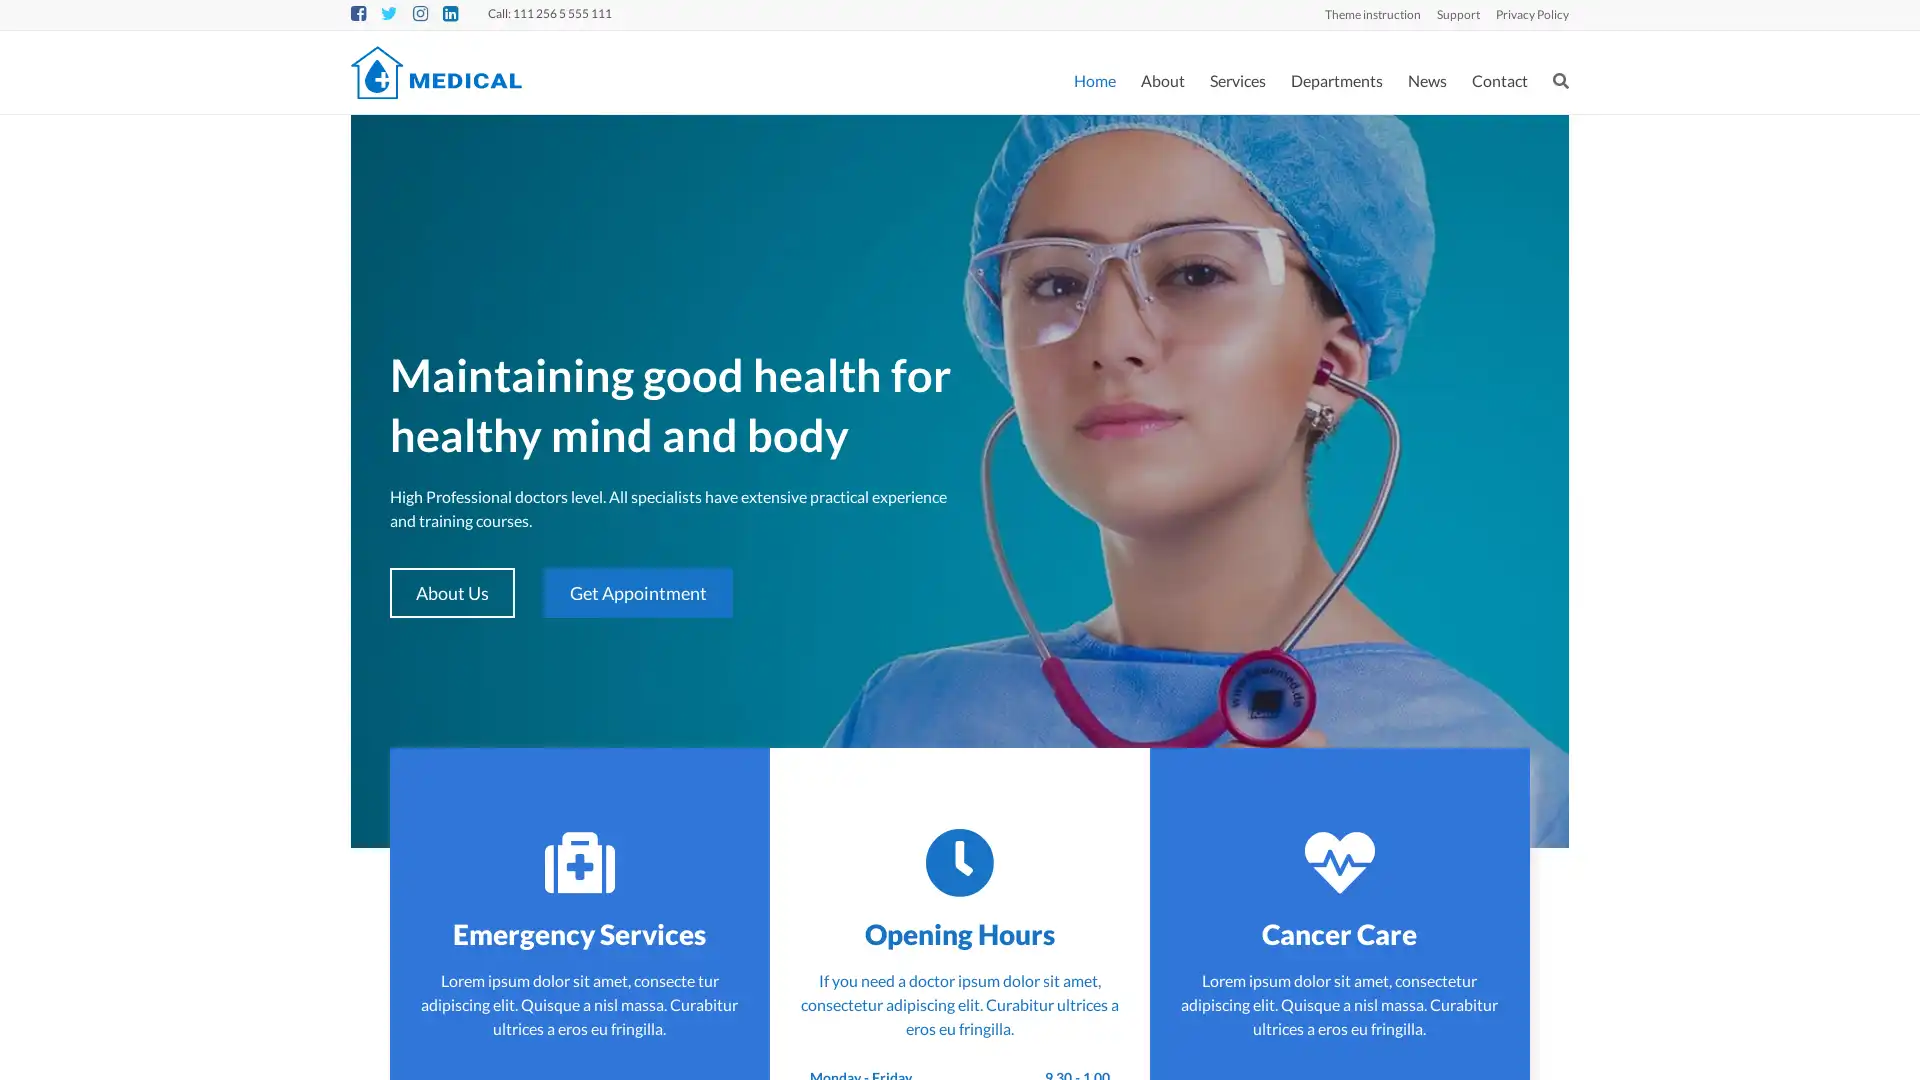  What do you see at coordinates (451, 592) in the screenshot?
I see `About Us` at bounding box center [451, 592].